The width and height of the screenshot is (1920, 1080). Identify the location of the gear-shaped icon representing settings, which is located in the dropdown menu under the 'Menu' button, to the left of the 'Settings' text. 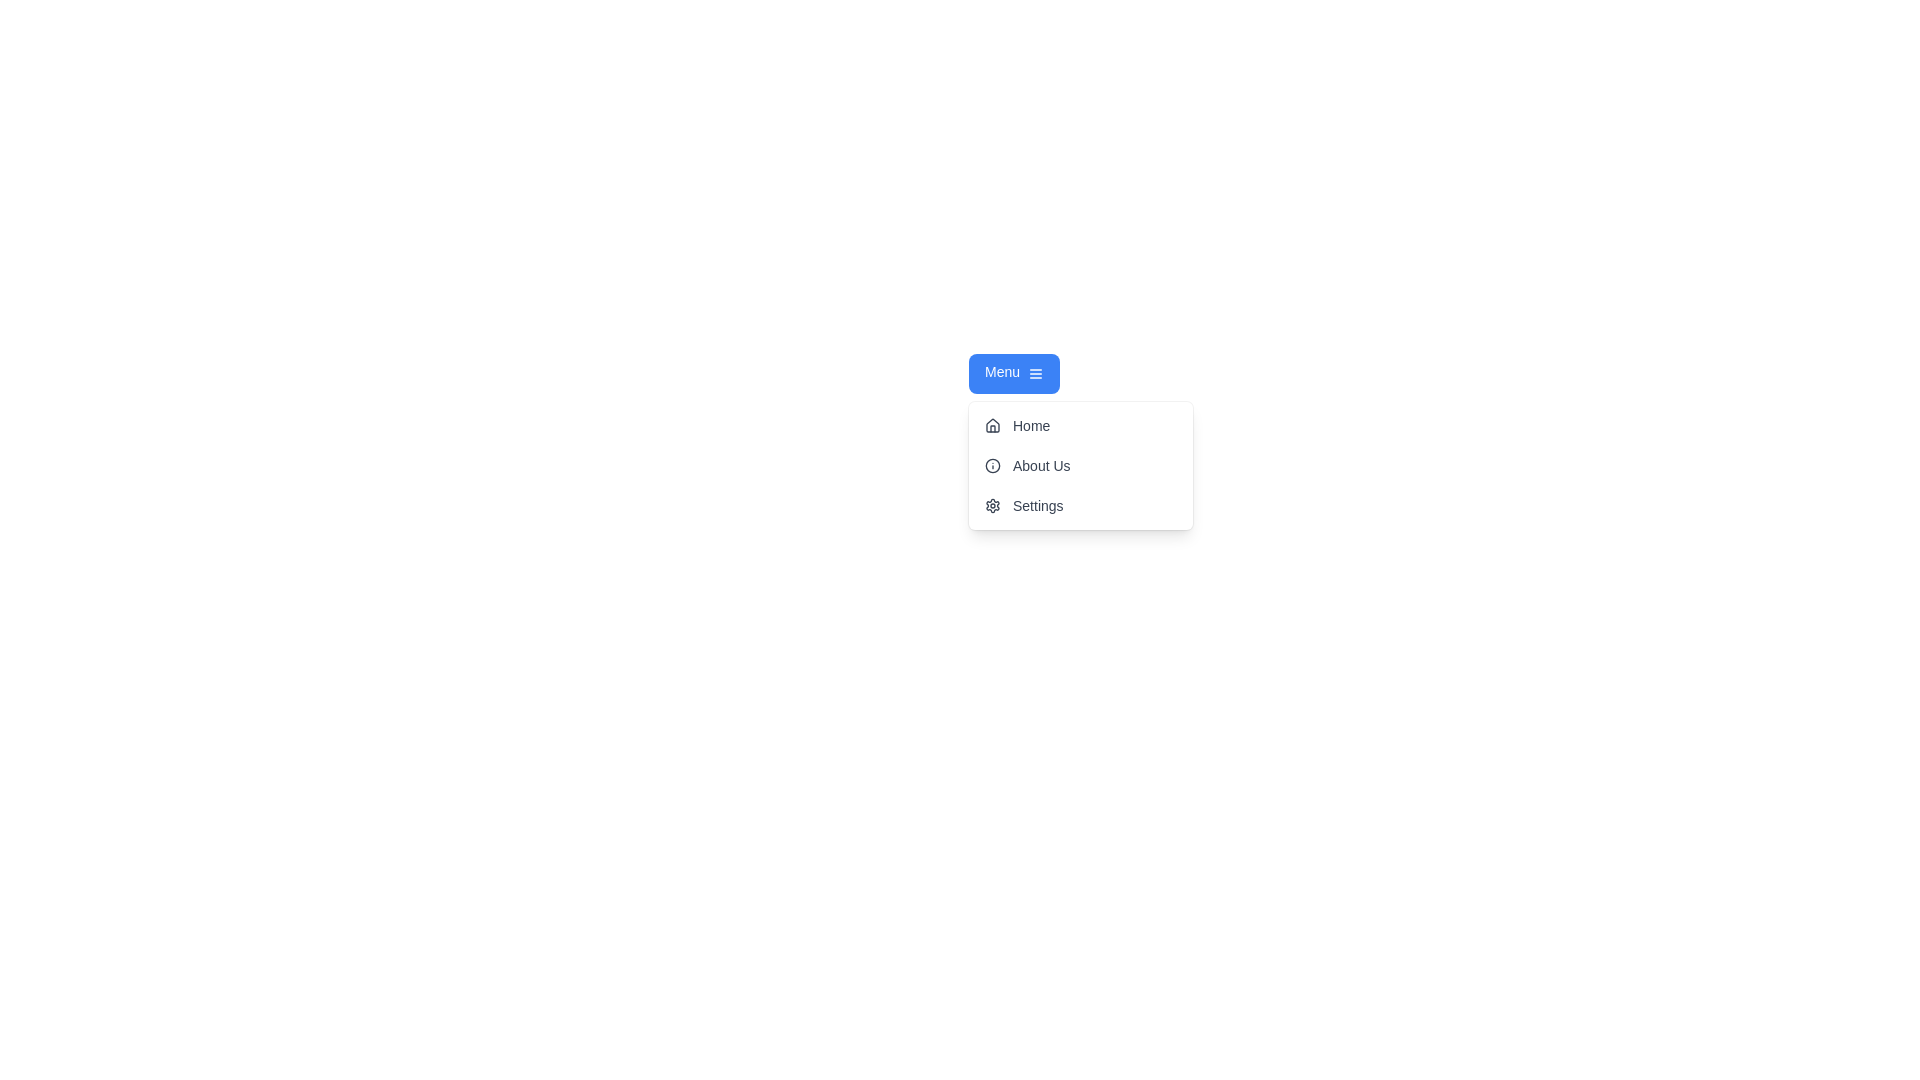
(993, 504).